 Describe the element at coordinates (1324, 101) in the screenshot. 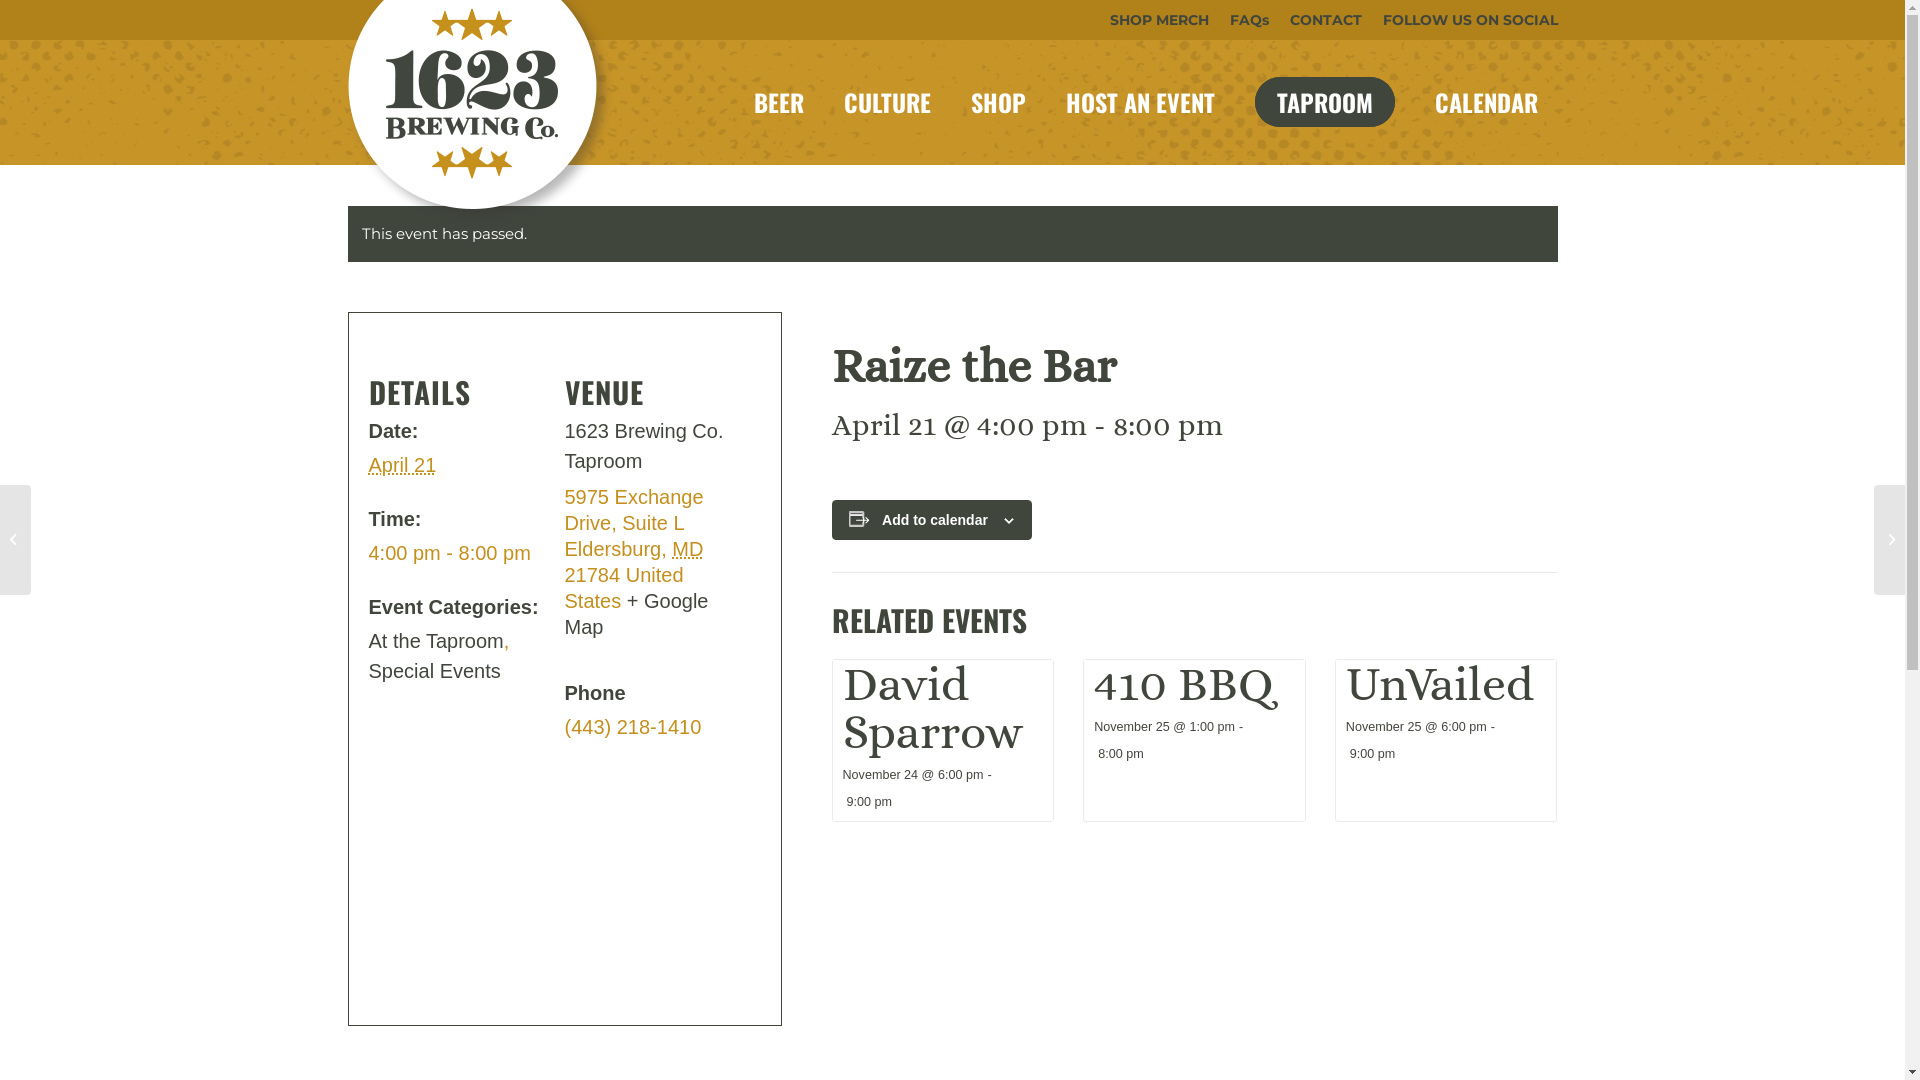

I see `'TAPROOM'` at that location.